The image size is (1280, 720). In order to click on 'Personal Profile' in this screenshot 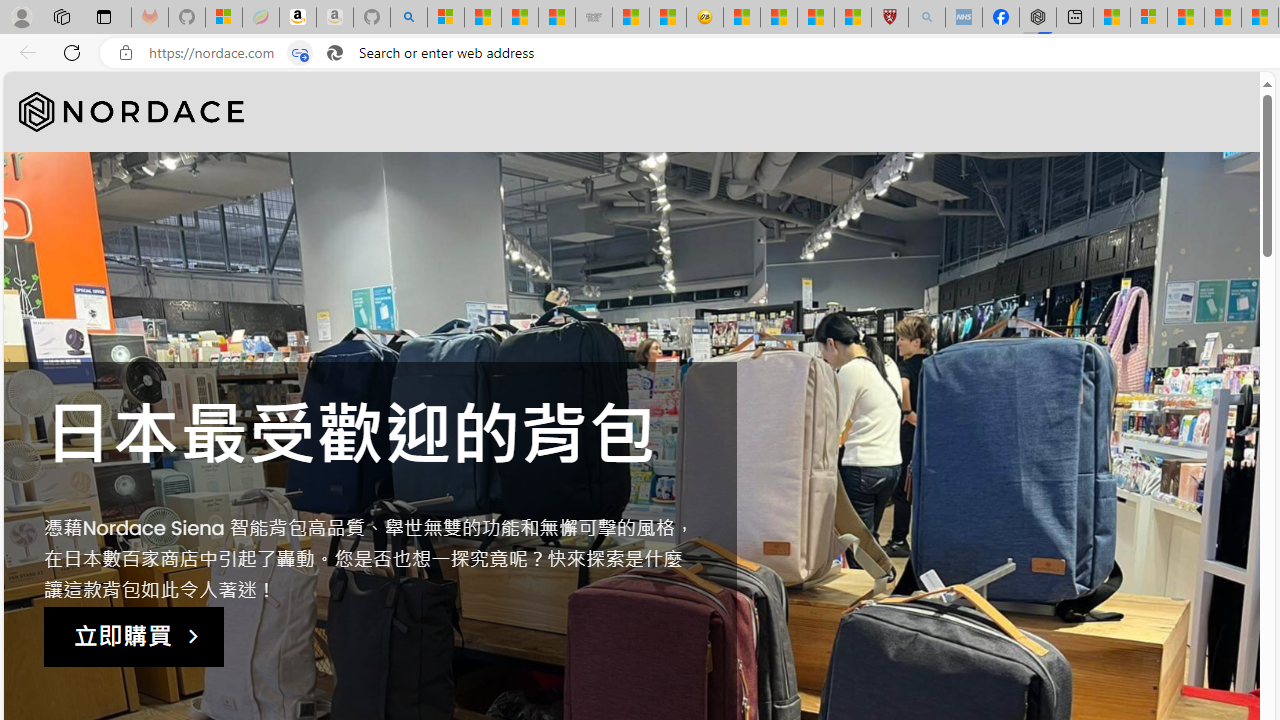, I will do `click(21, 16)`.